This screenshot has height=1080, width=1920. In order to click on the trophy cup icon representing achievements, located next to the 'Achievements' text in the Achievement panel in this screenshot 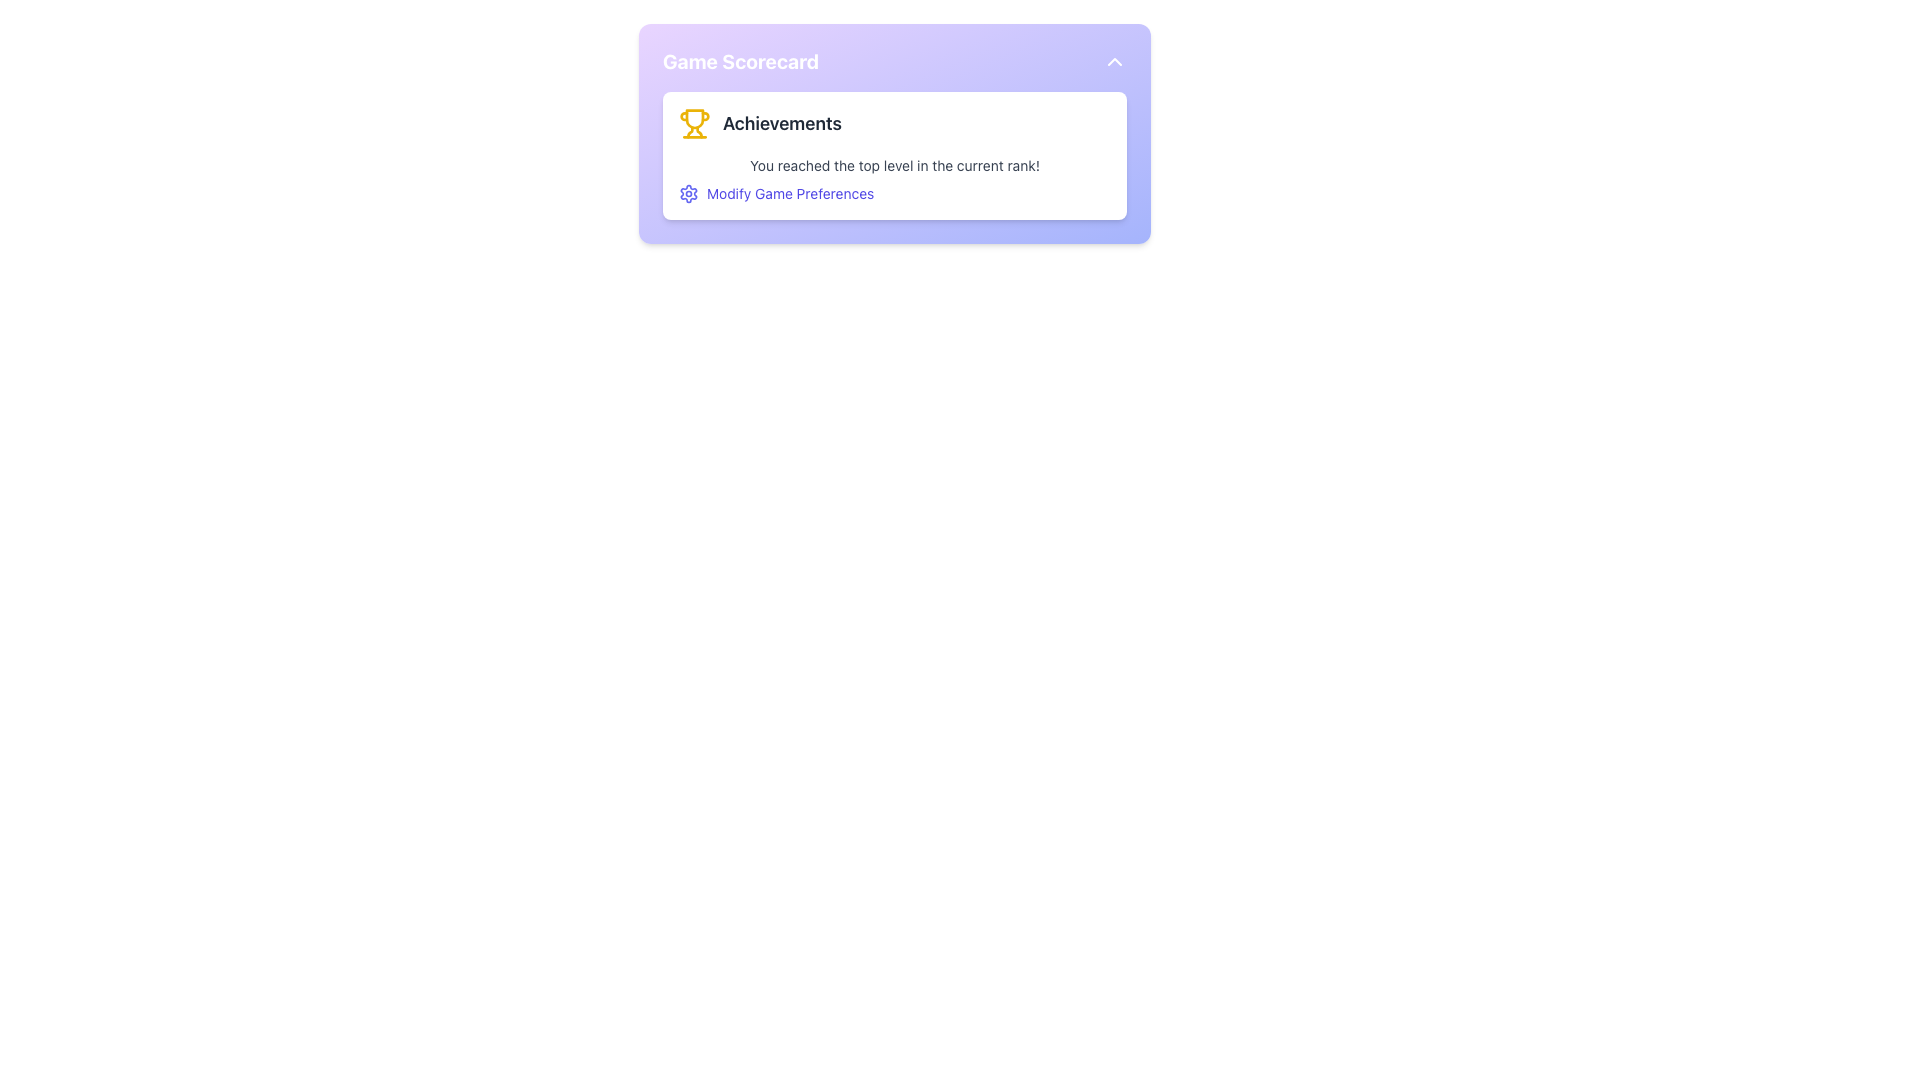, I will do `click(695, 119)`.